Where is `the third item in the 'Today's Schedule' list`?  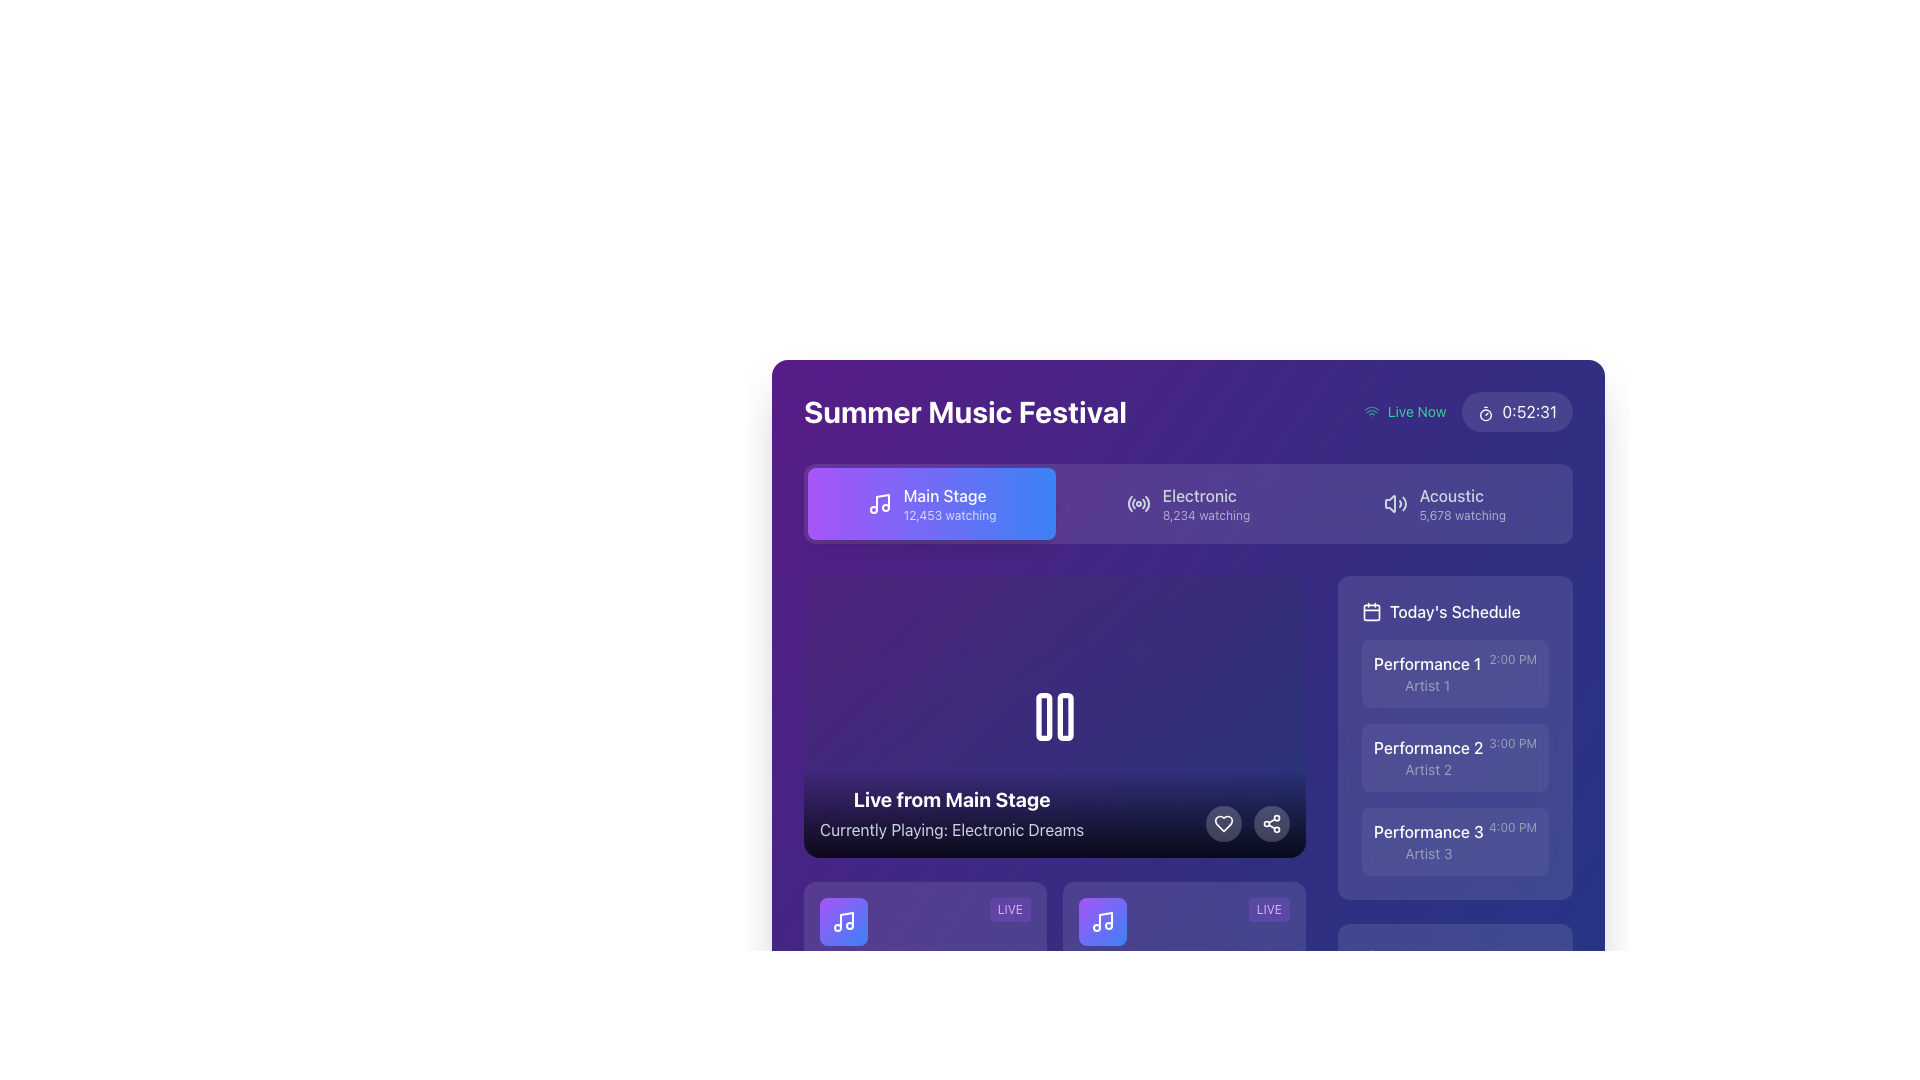 the third item in the 'Today's Schedule' list is located at coordinates (1455, 841).